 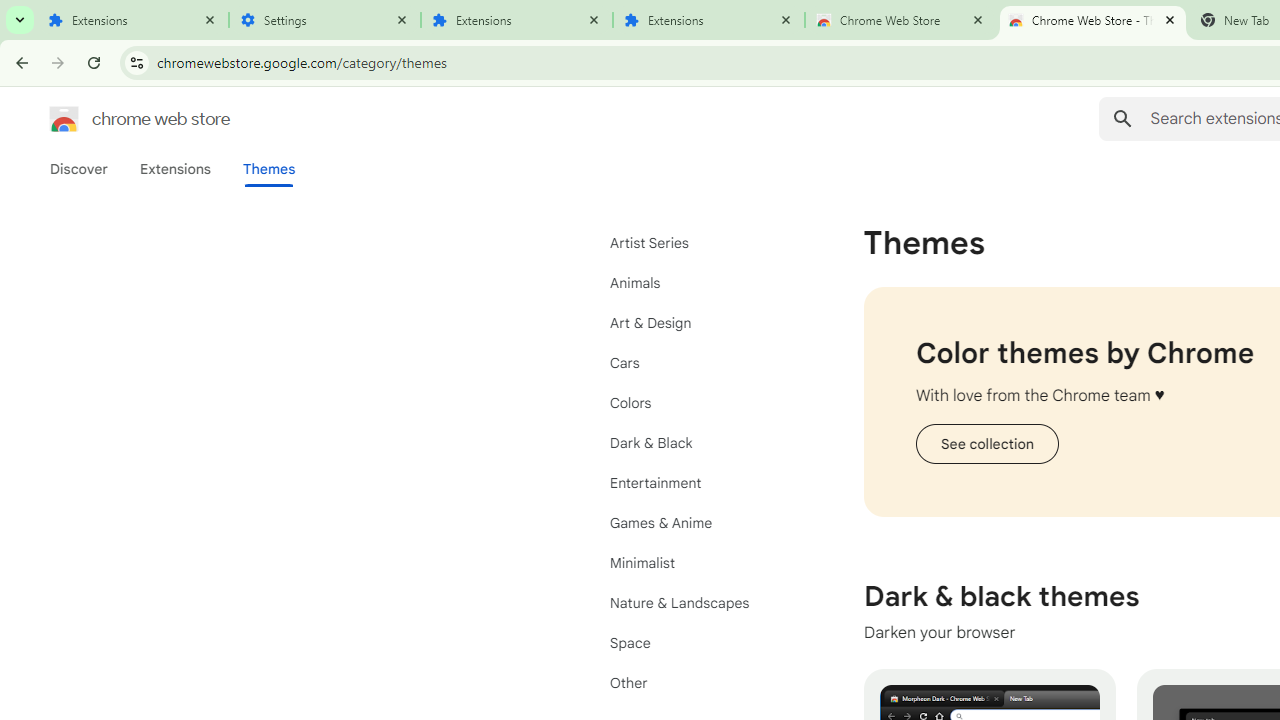 What do you see at coordinates (1092, 20) in the screenshot?
I see `'Chrome Web Store - Themes'` at bounding box center [1092, 20].